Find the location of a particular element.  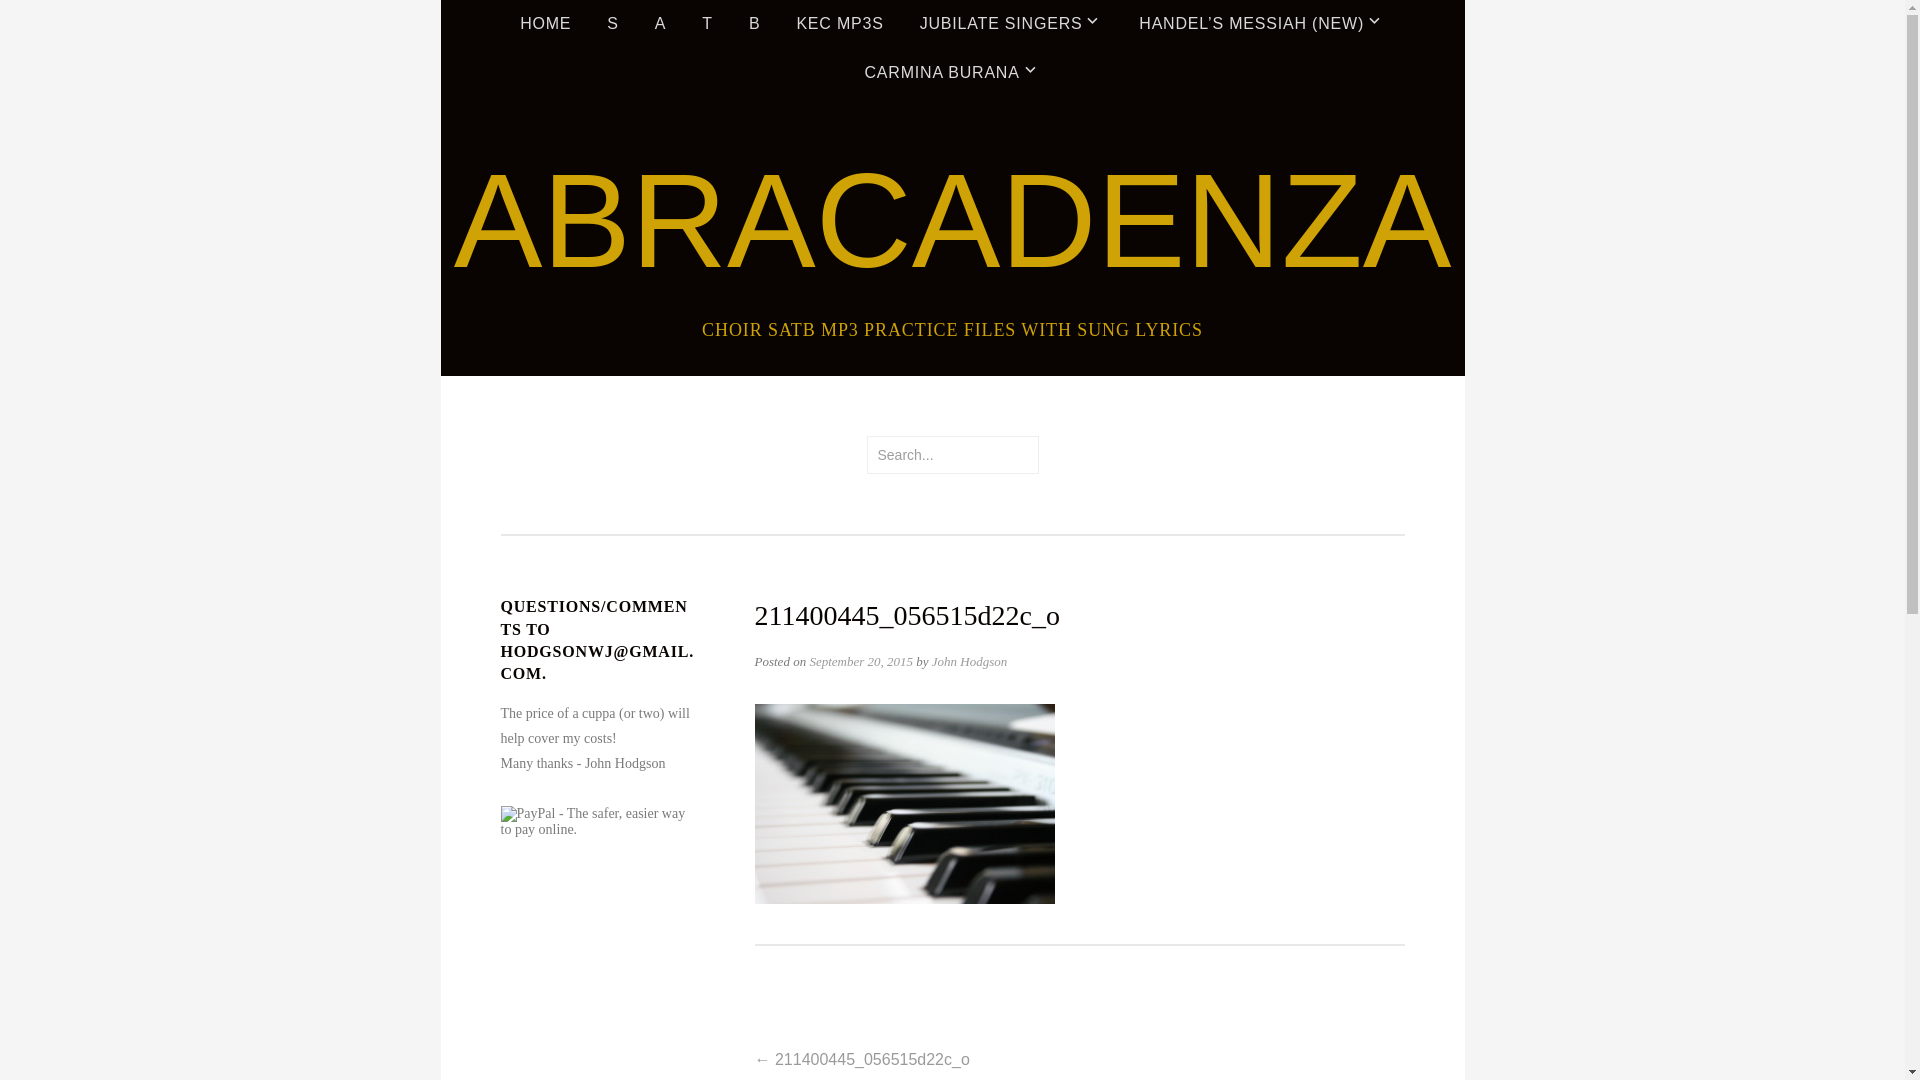

'B' is located at coordinates (732, 24).